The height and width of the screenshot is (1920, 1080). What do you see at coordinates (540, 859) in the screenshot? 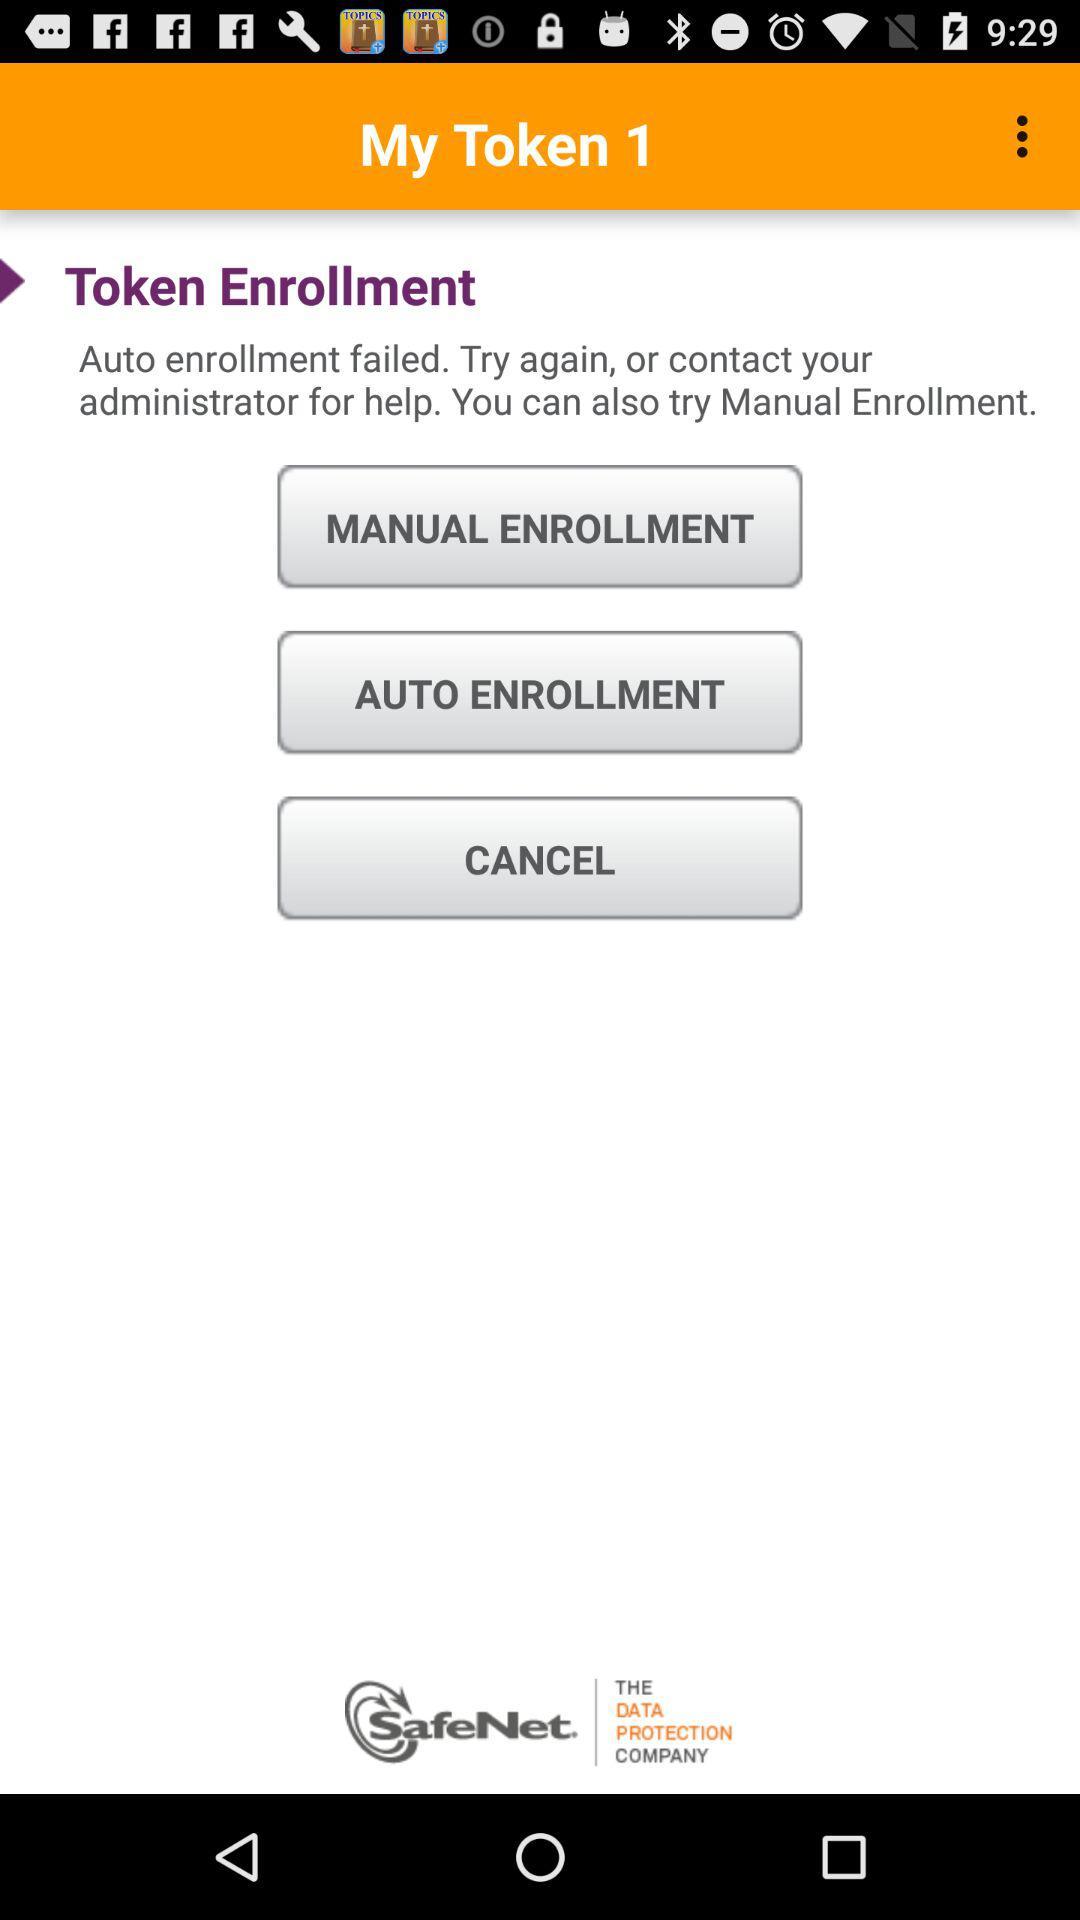
I see `the item below auto enrollment icon` at bounding box center [540, 859].